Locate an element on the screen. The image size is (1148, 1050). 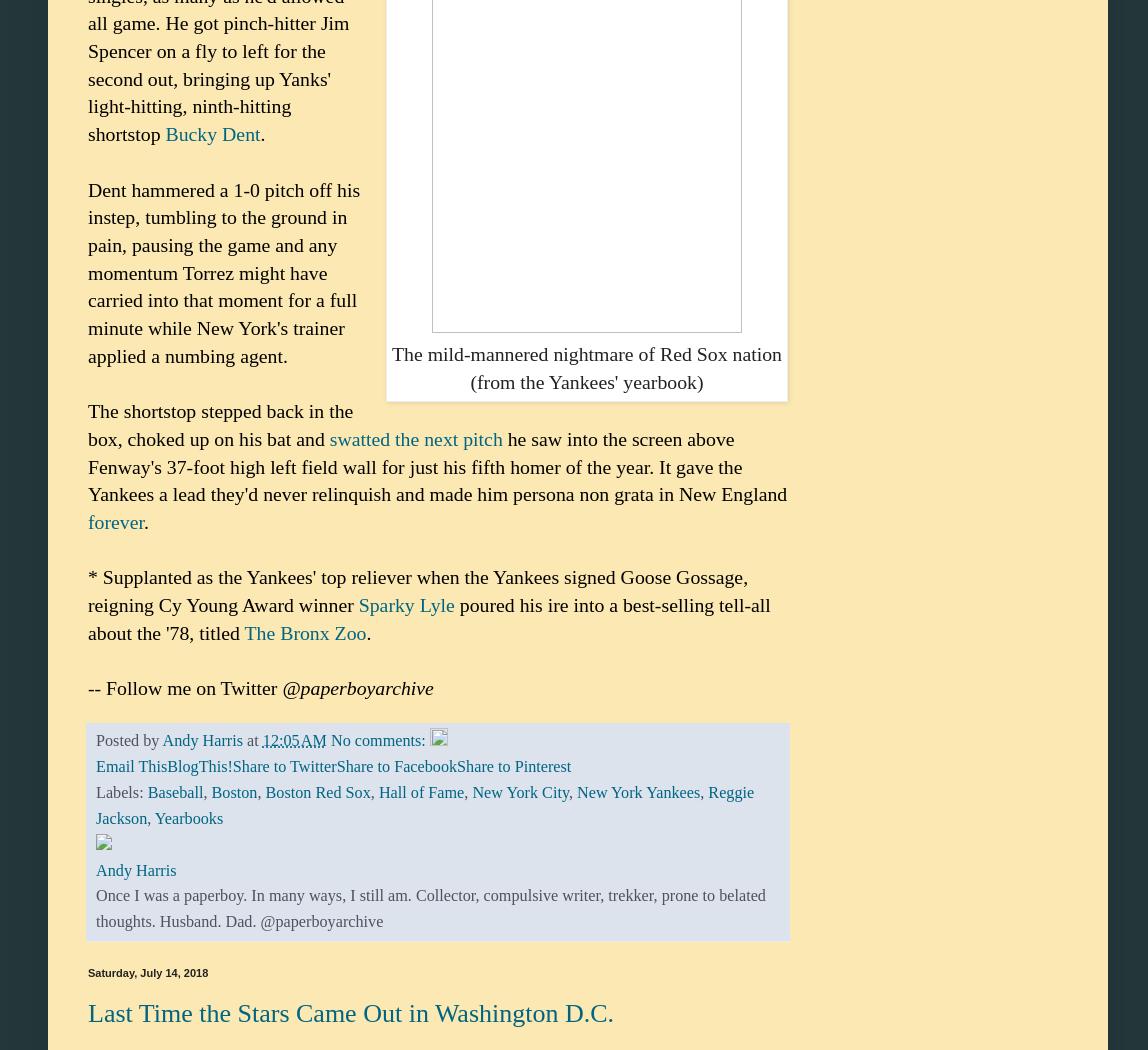
'Email This' is located at coordinates (95, 765).